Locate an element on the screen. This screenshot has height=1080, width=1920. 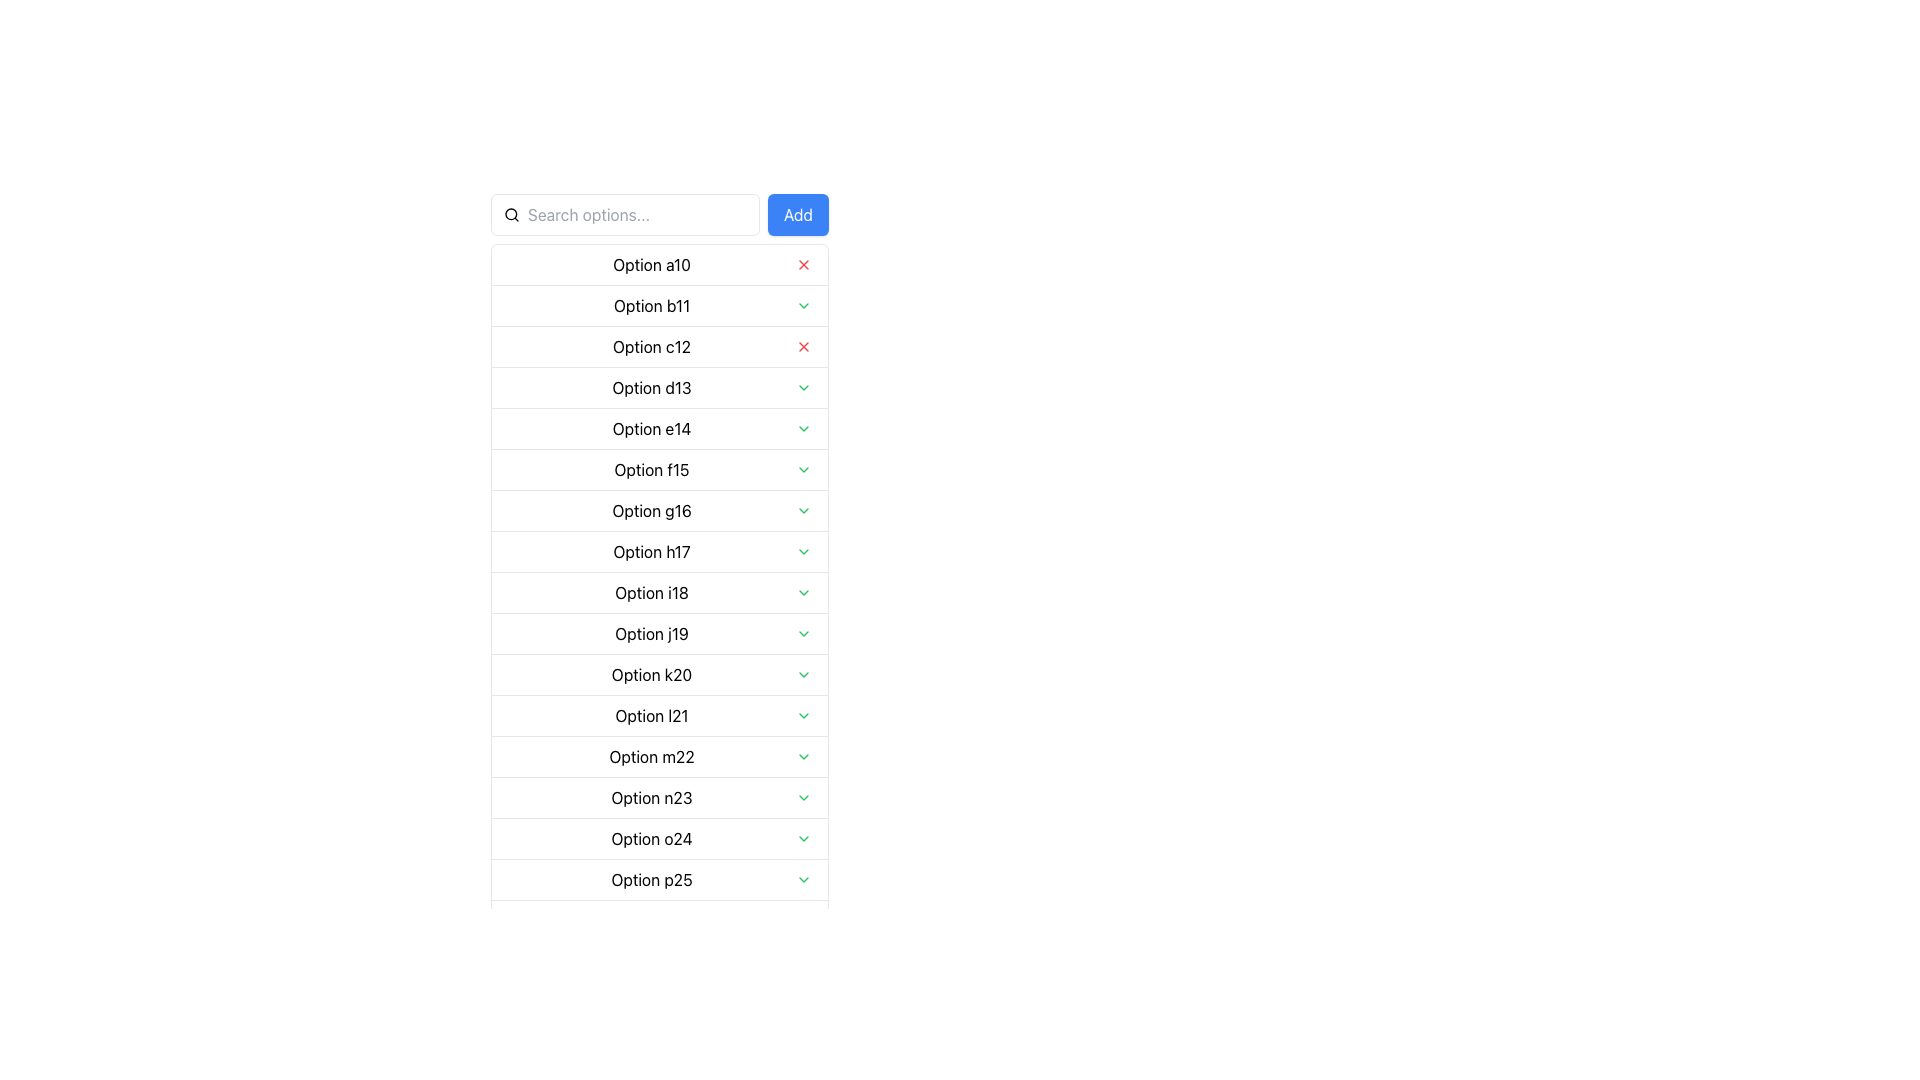
text content of the 'Option p25' text label located at the bottom of the list is located at coordinates (652, 878).